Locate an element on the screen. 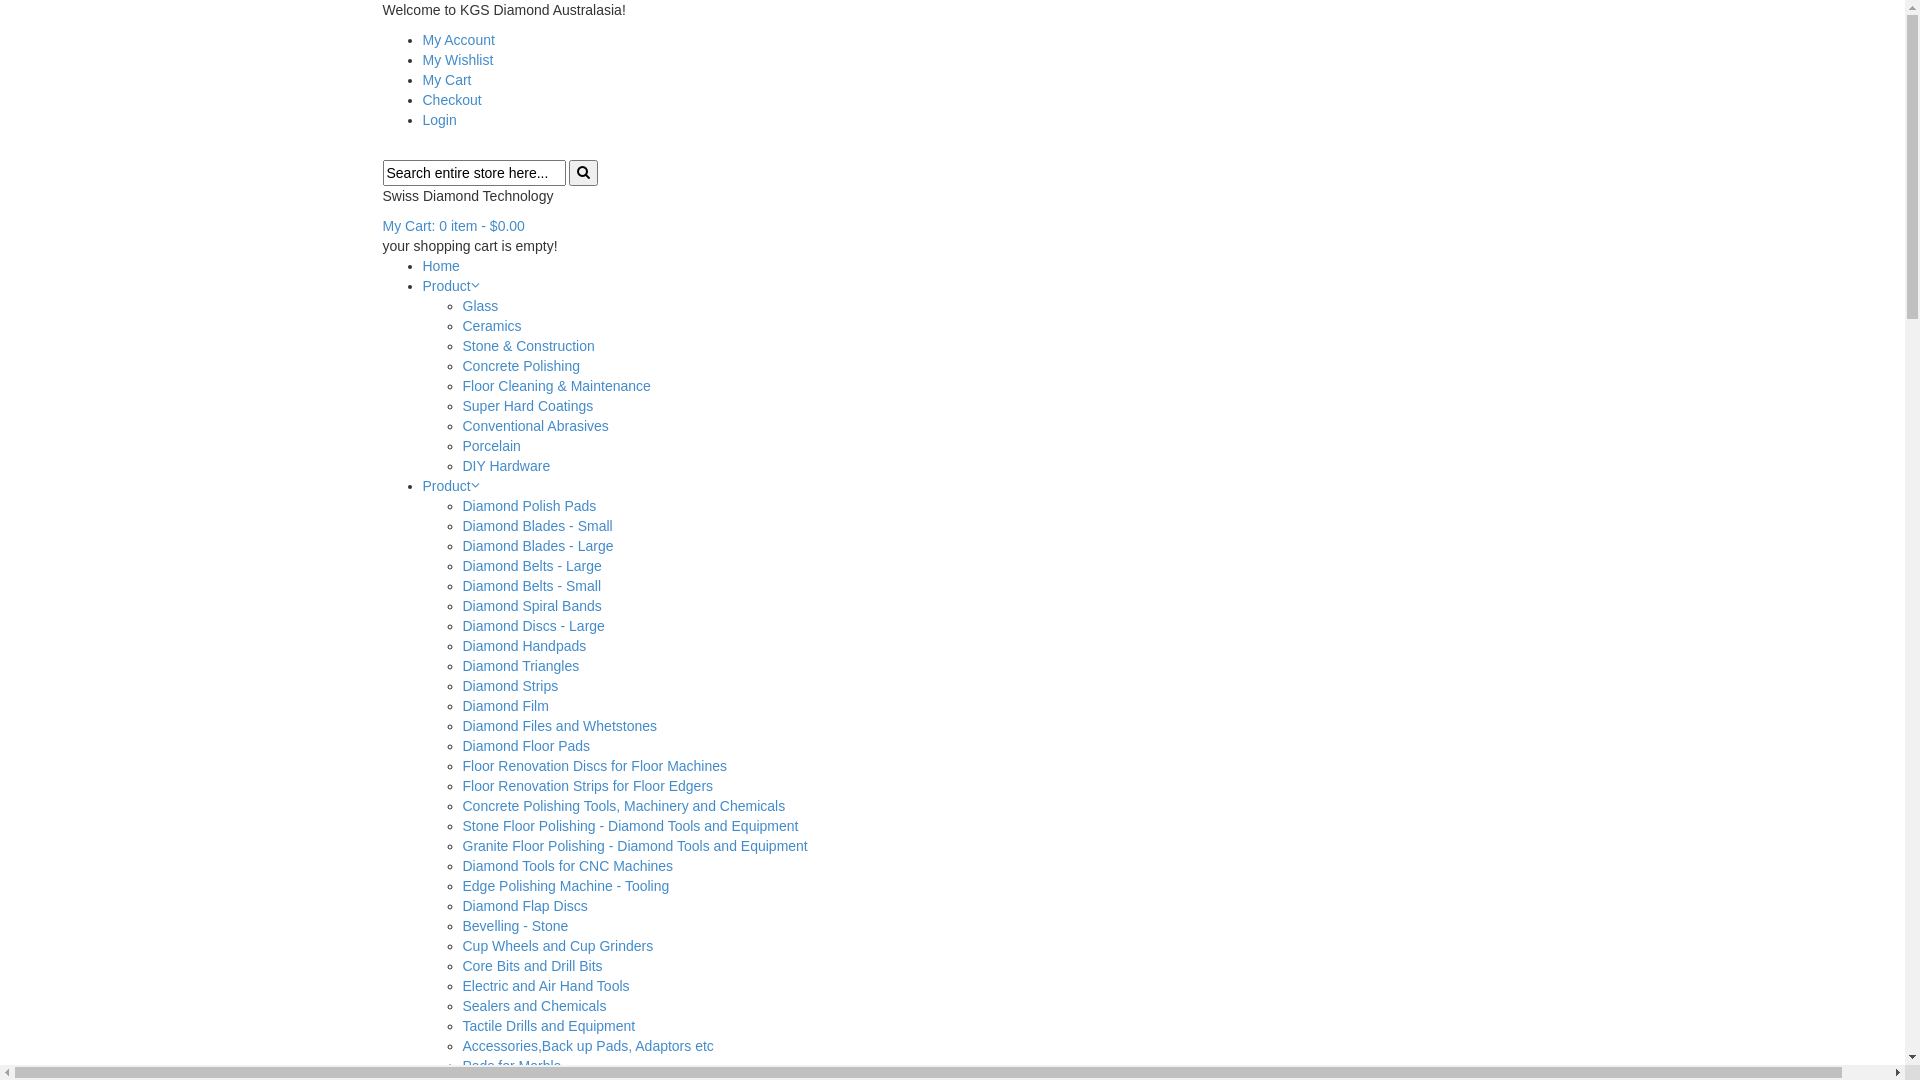  'Glass' is located at coordinates (480, 305).